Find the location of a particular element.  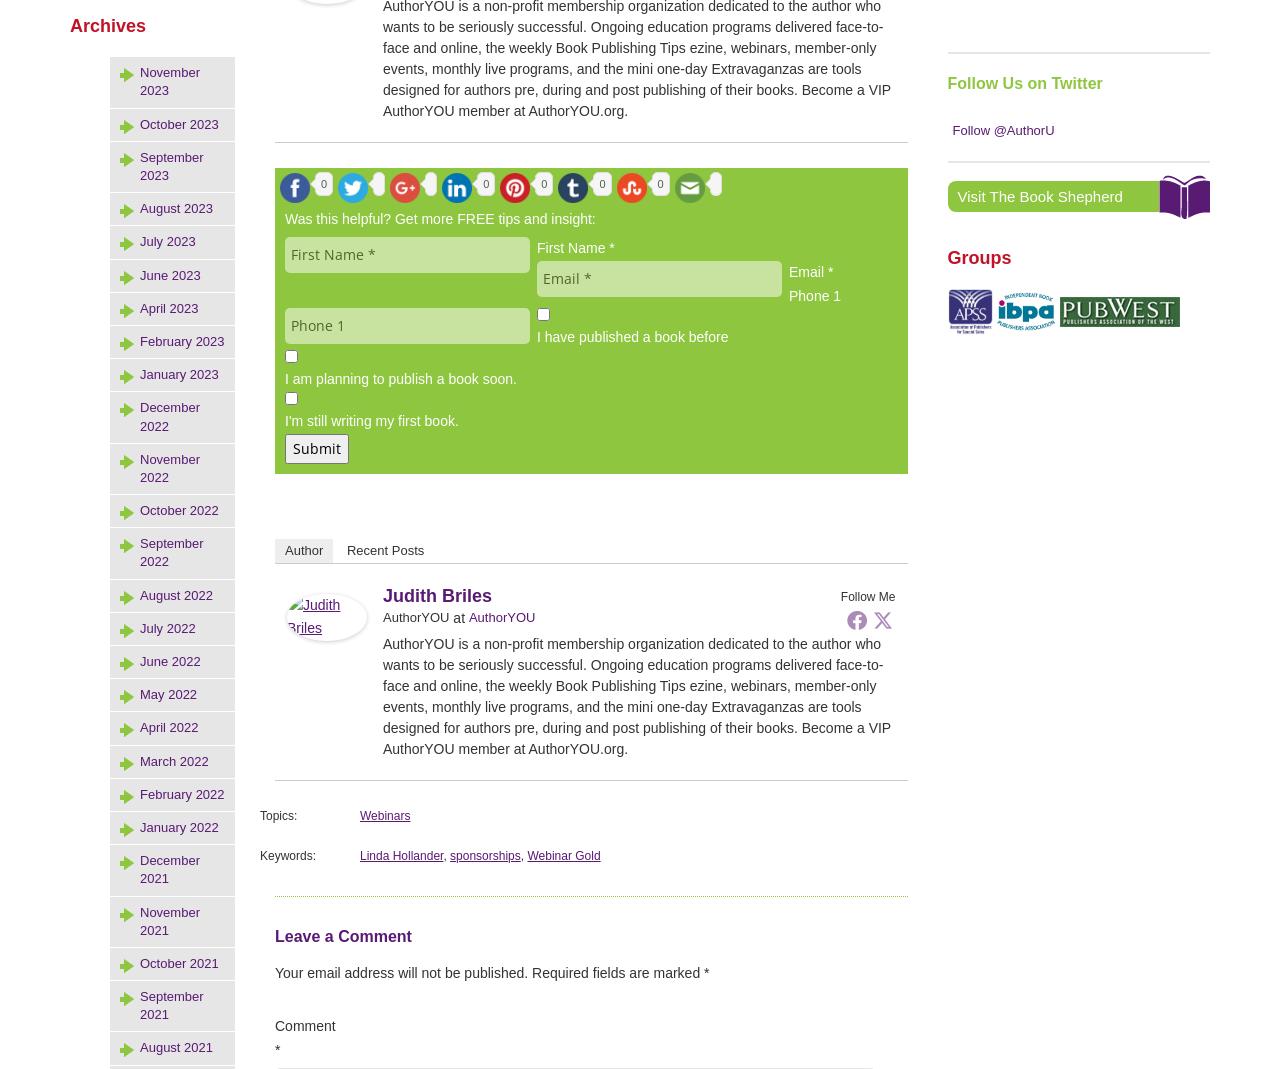

'April 2023' is located at coordinates (168, 306).